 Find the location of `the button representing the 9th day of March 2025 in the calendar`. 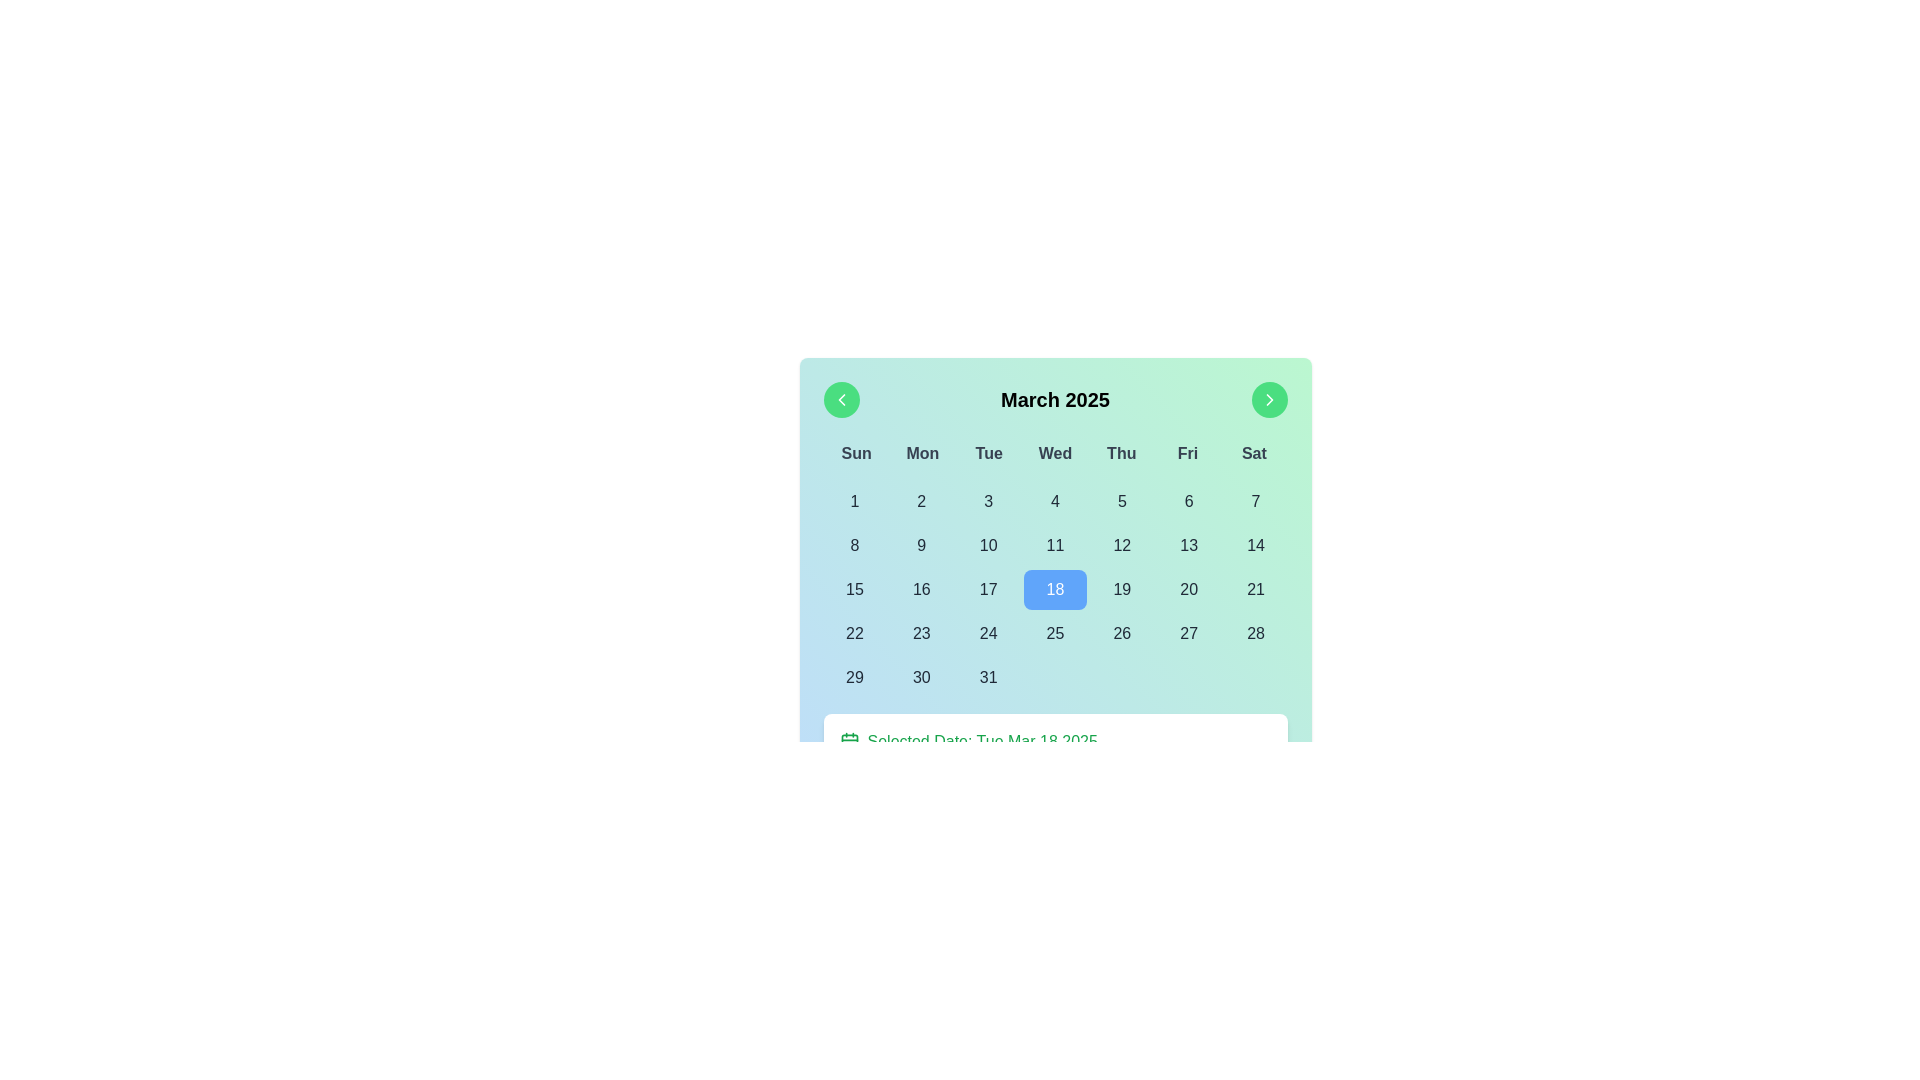

the button representing the 9th day of March 2025 in the calendar is located at coordinates (920, 546).